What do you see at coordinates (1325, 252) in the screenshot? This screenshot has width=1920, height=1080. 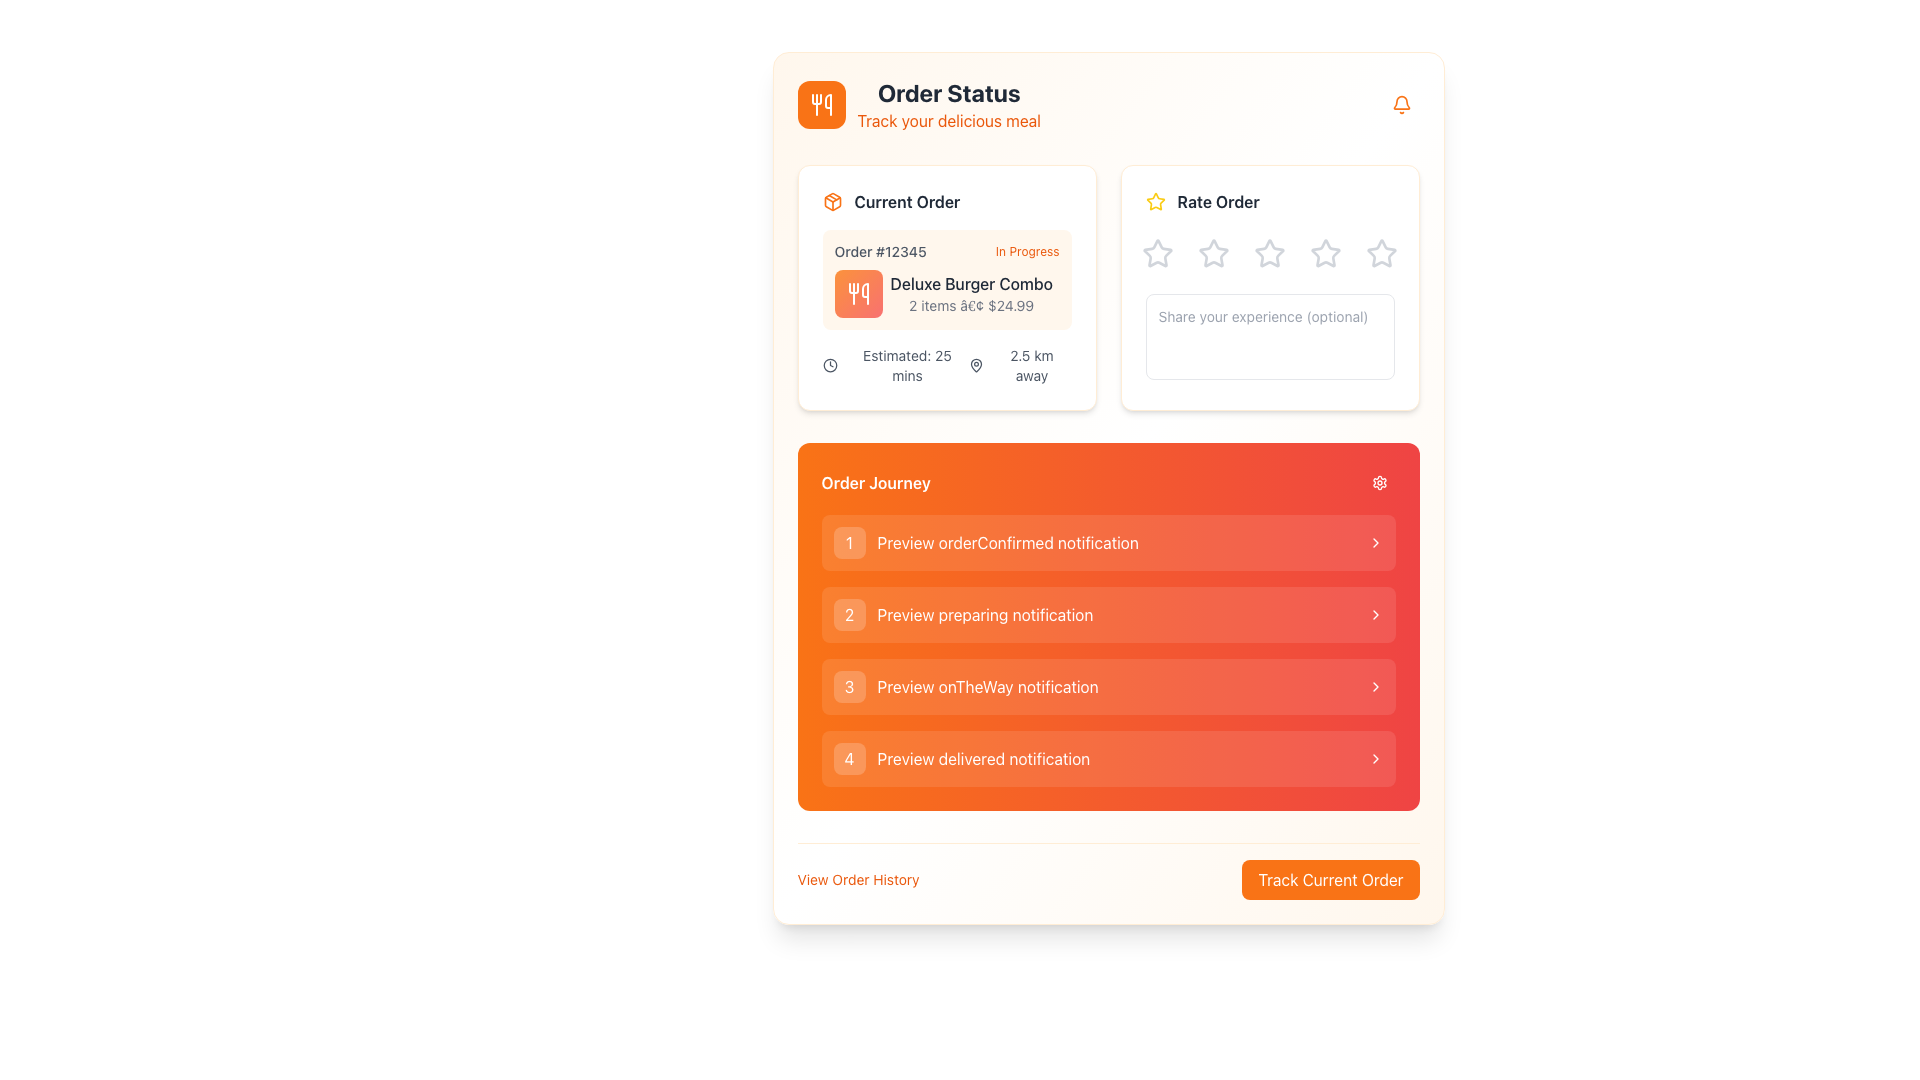 I see `the third rating star in the 'Rate Order' section to provide visual feedback` at bounding box center [1325, 252].